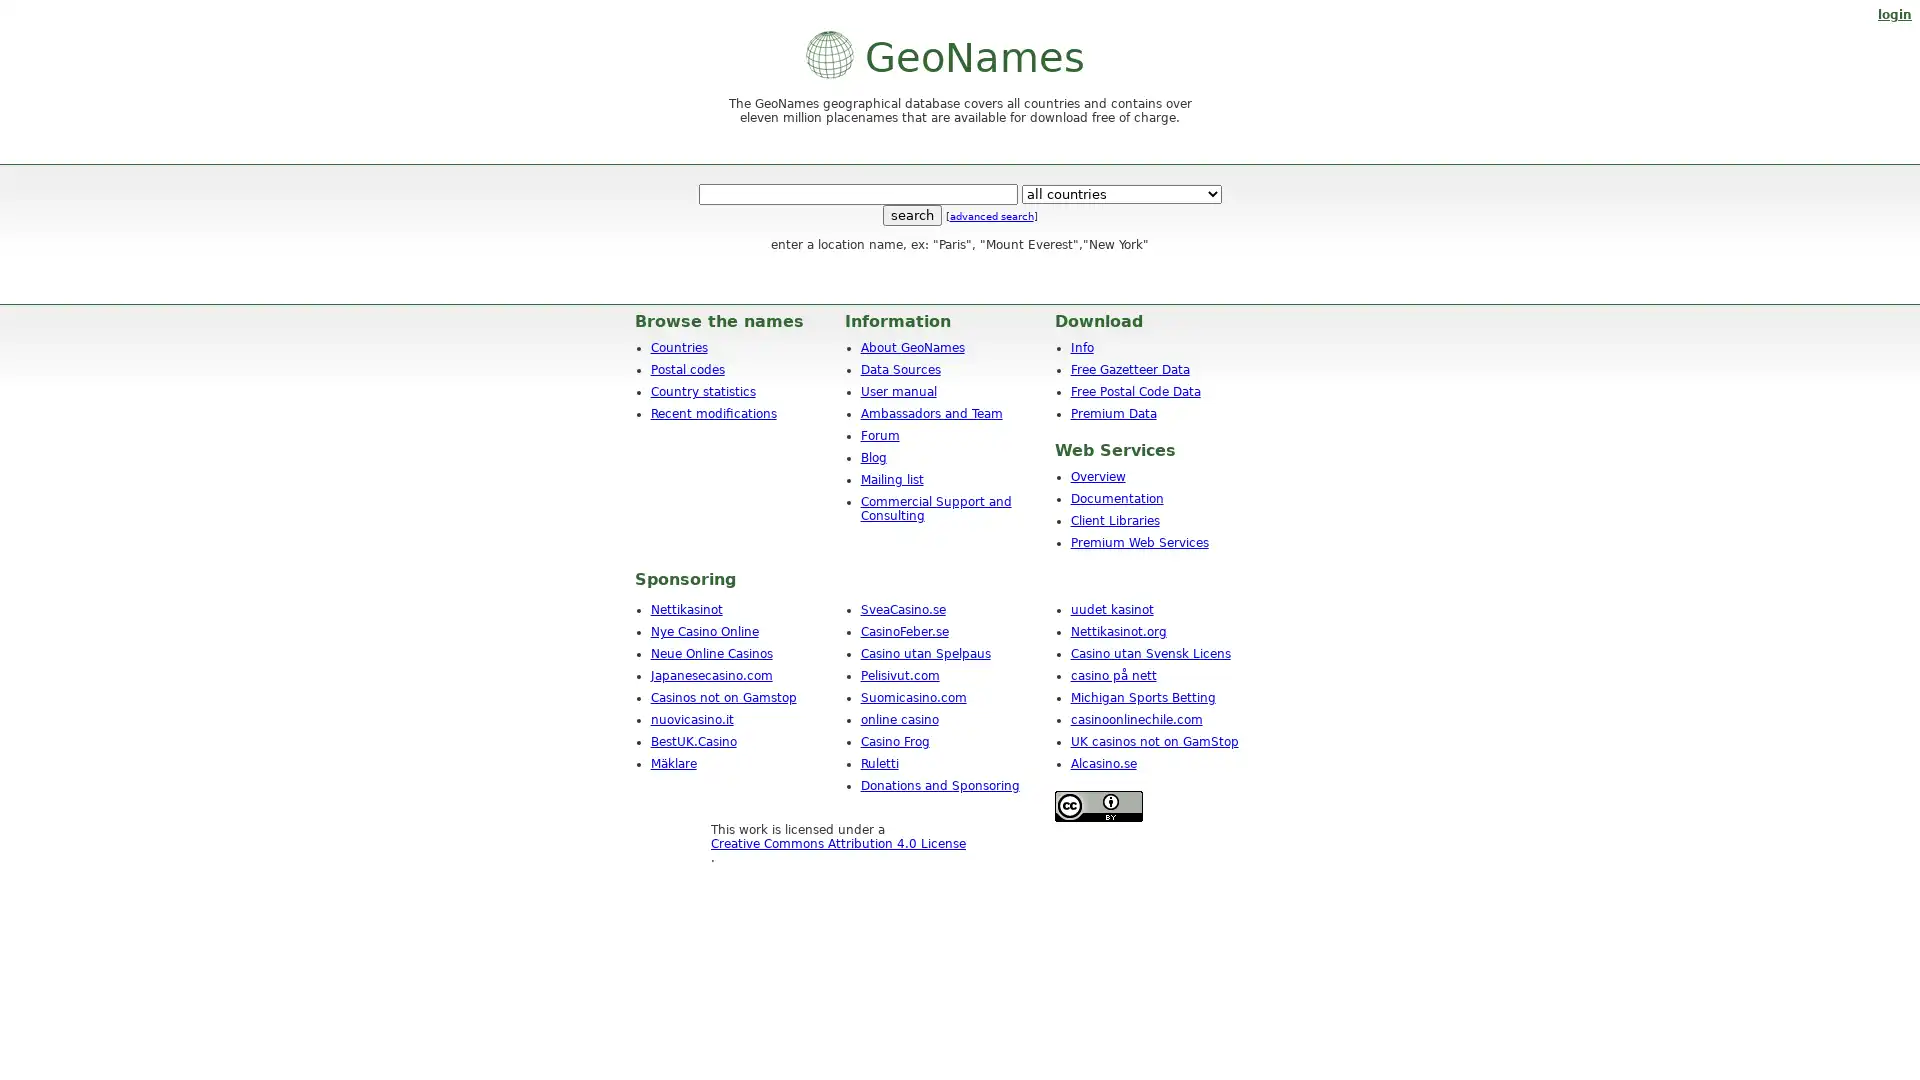 The width and height of the screenshot is (1920, 1080). What do you see at coordinates (910, 215) in the screenshot?
I see `search` at bounding box center [910, 215].